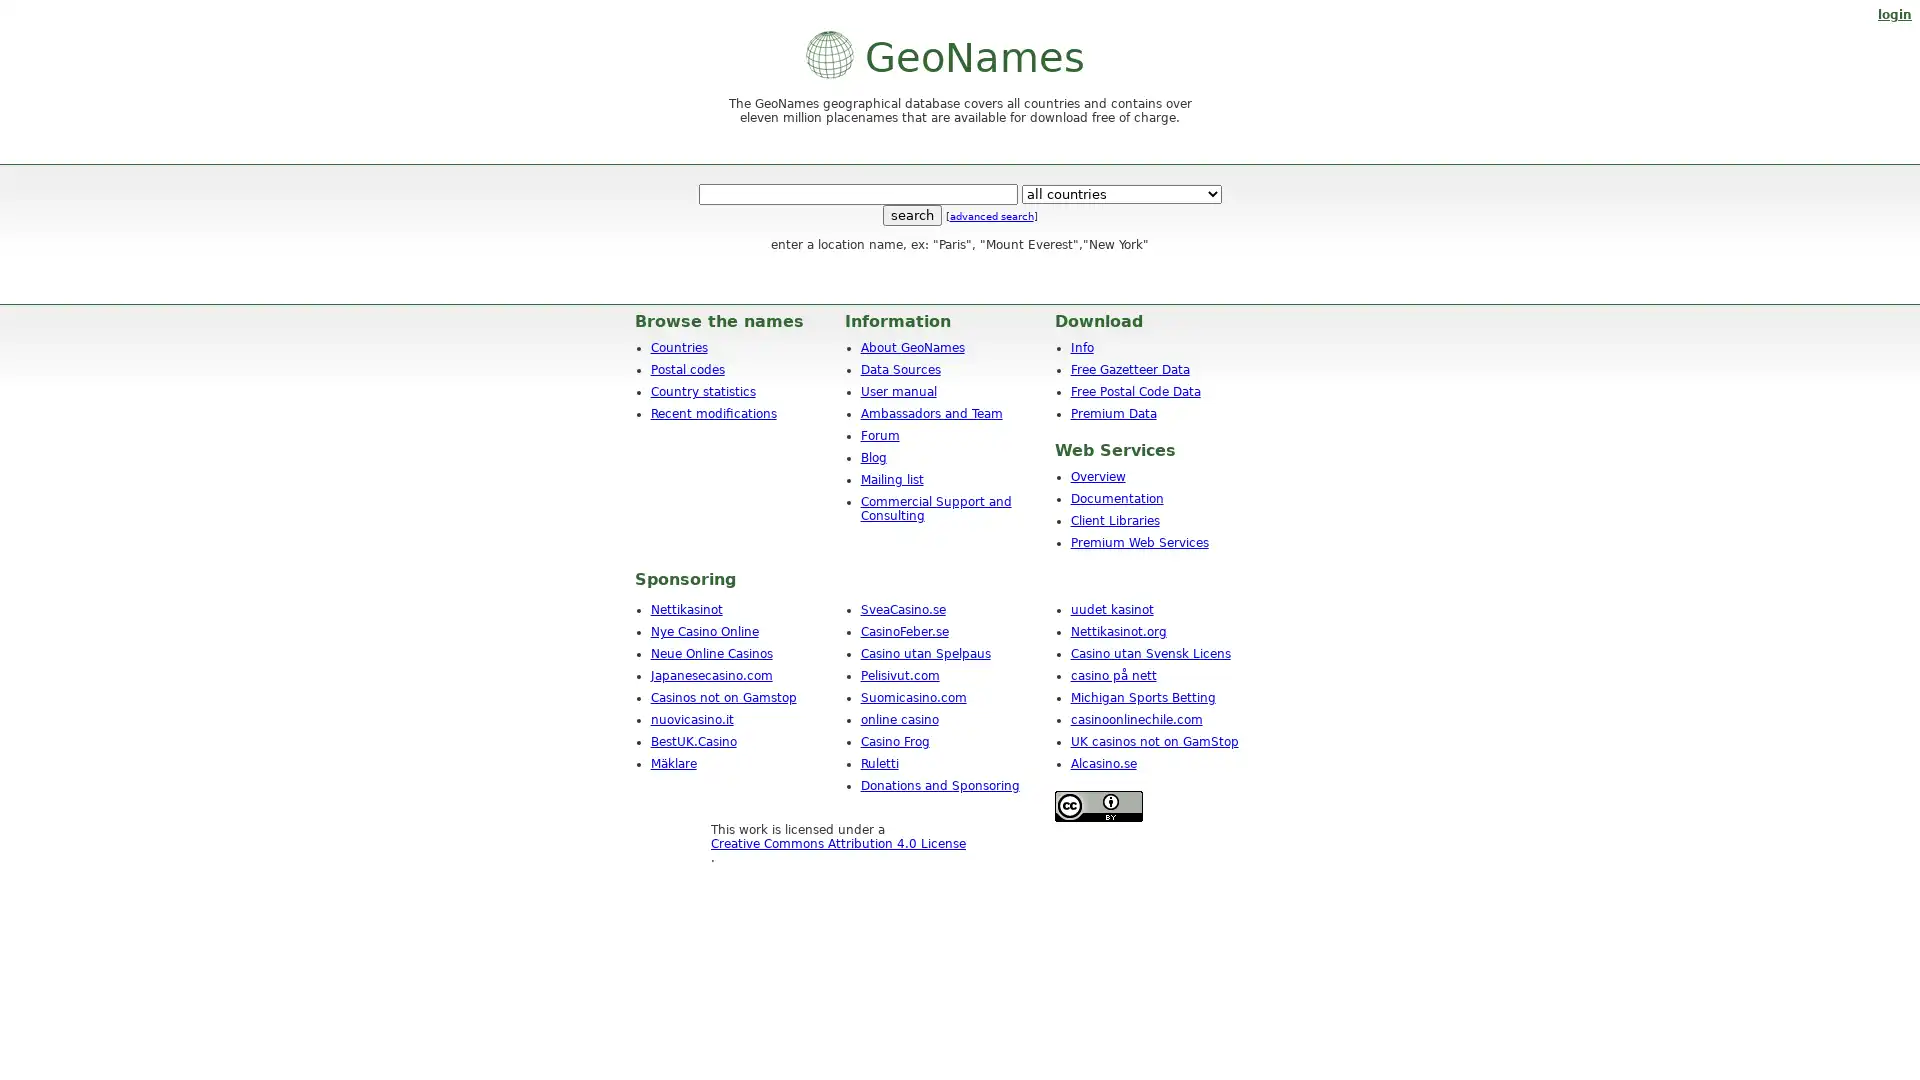 The width and height of the screenshot is (1920, 1080). What do you see at coordinates (910, 215) in the screenshot?
I see `search` at bounding box center [910, 215].